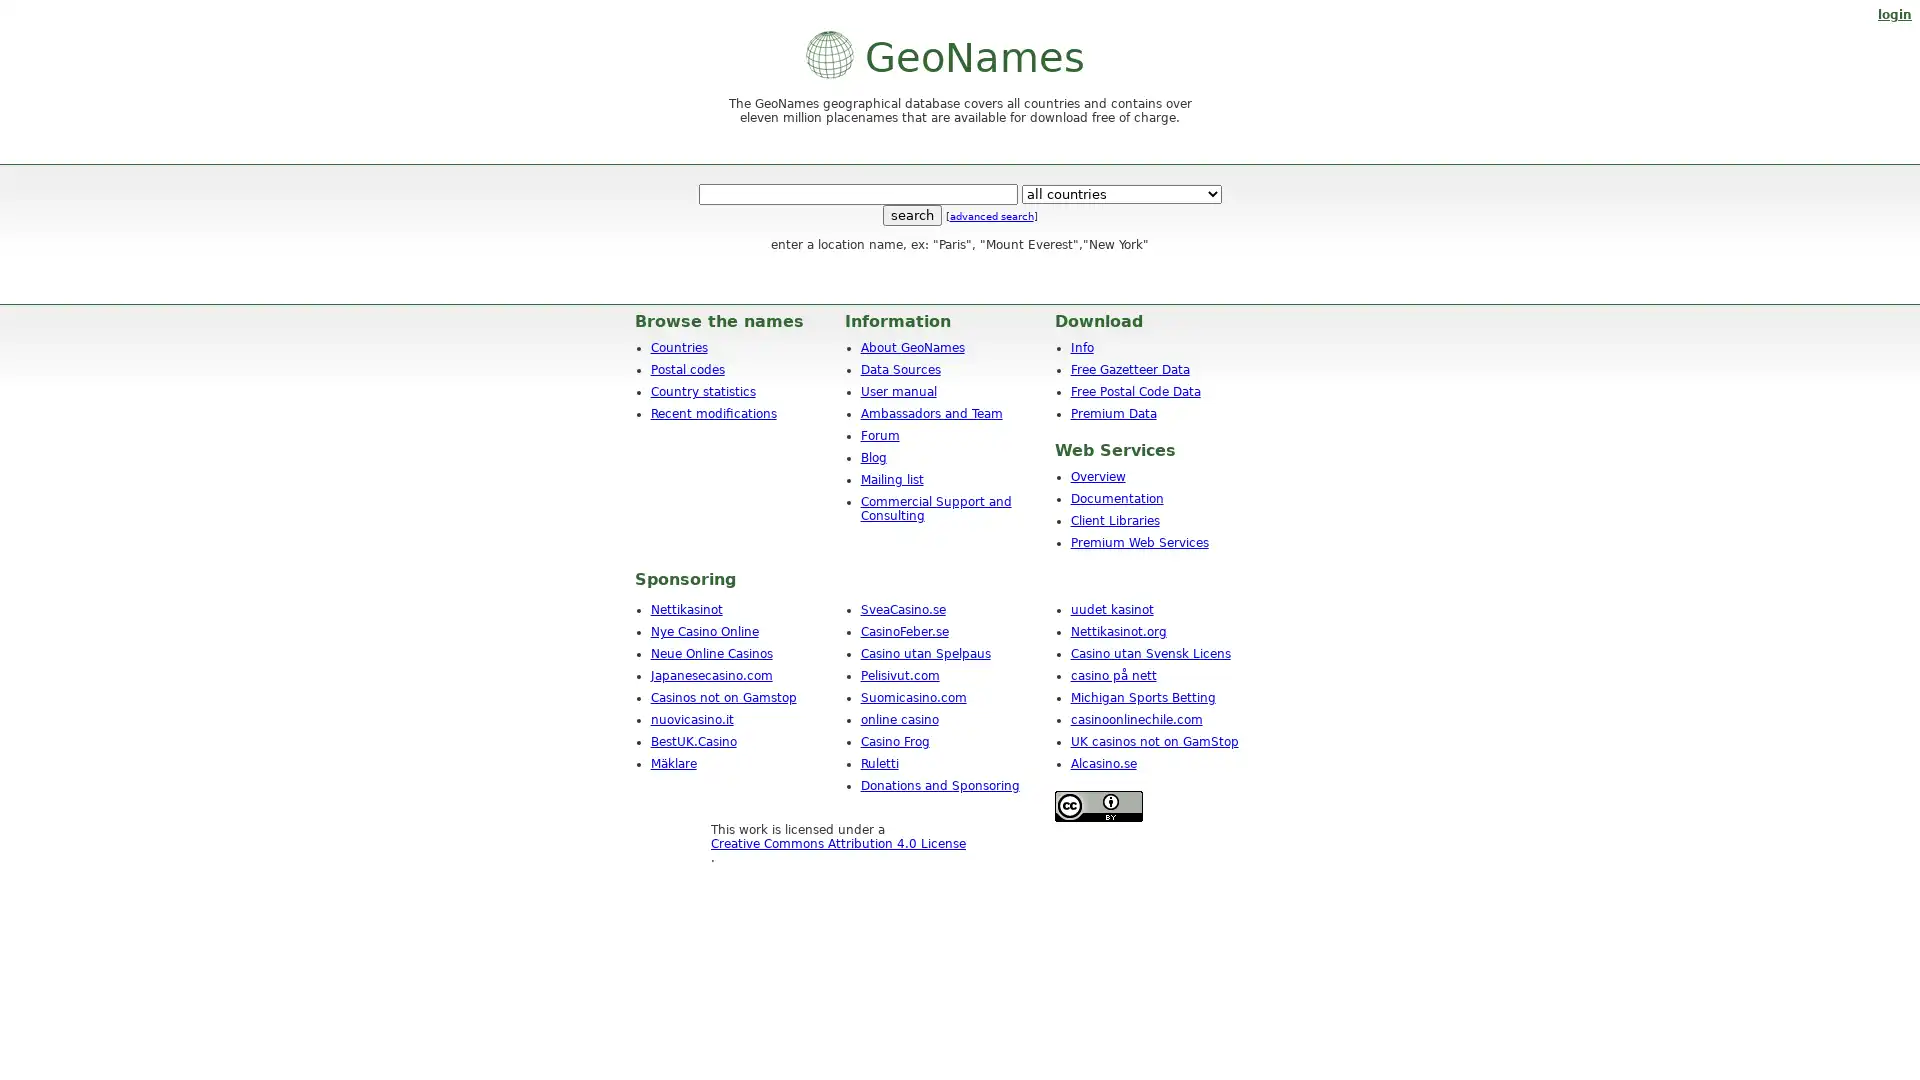 The width and height of the screenshot is (1920, 1080). What do you see at coordinates (910, 215) in the screenshot?
I see `search` at bounding box center [910, 215].